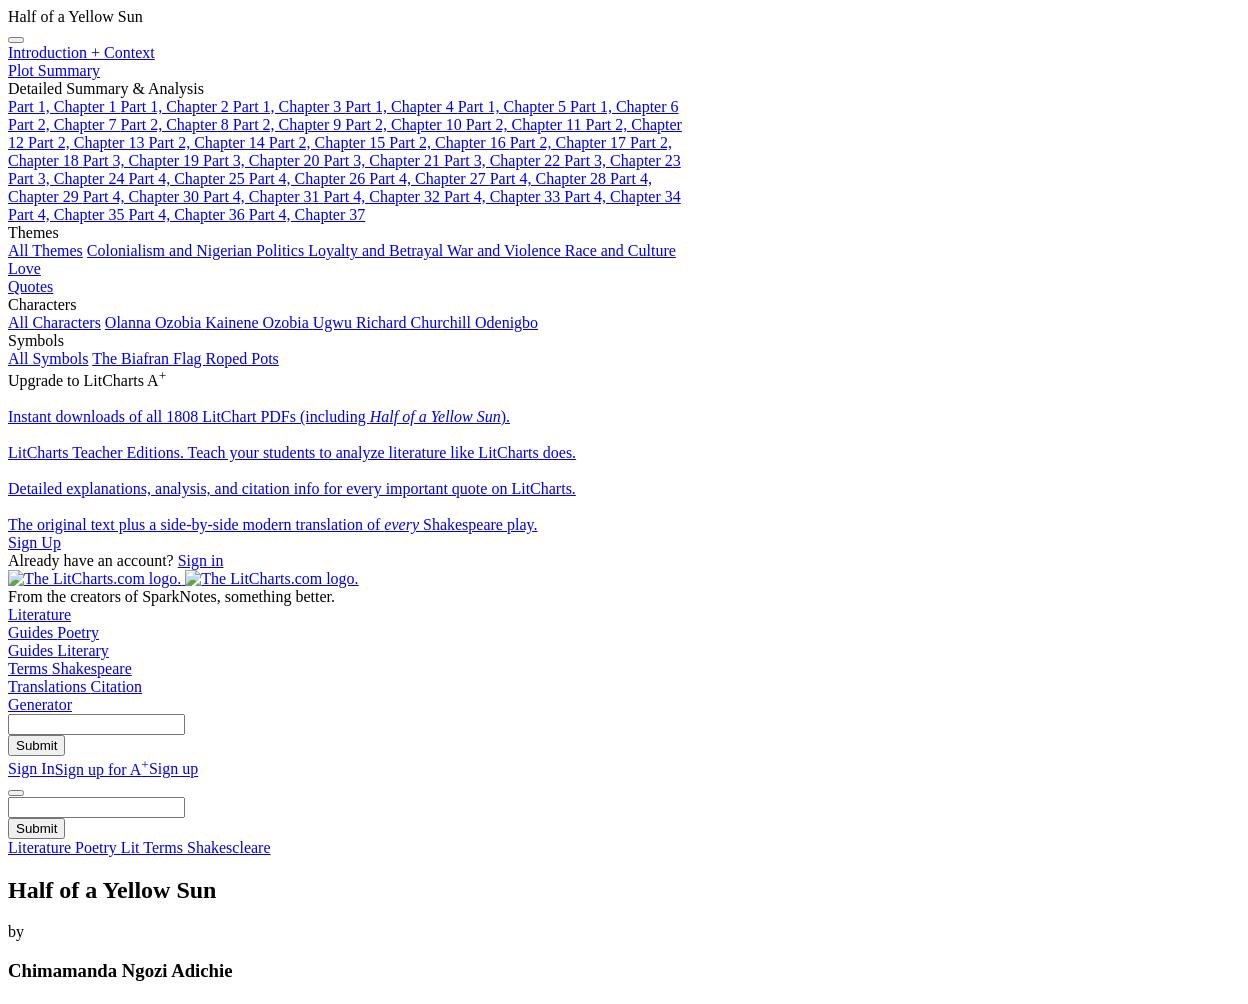  What do you see at coordinates (86, 141) in the screenshot?
I see `'Part 2, Chapter 13'` at bounding box center [86, 141].